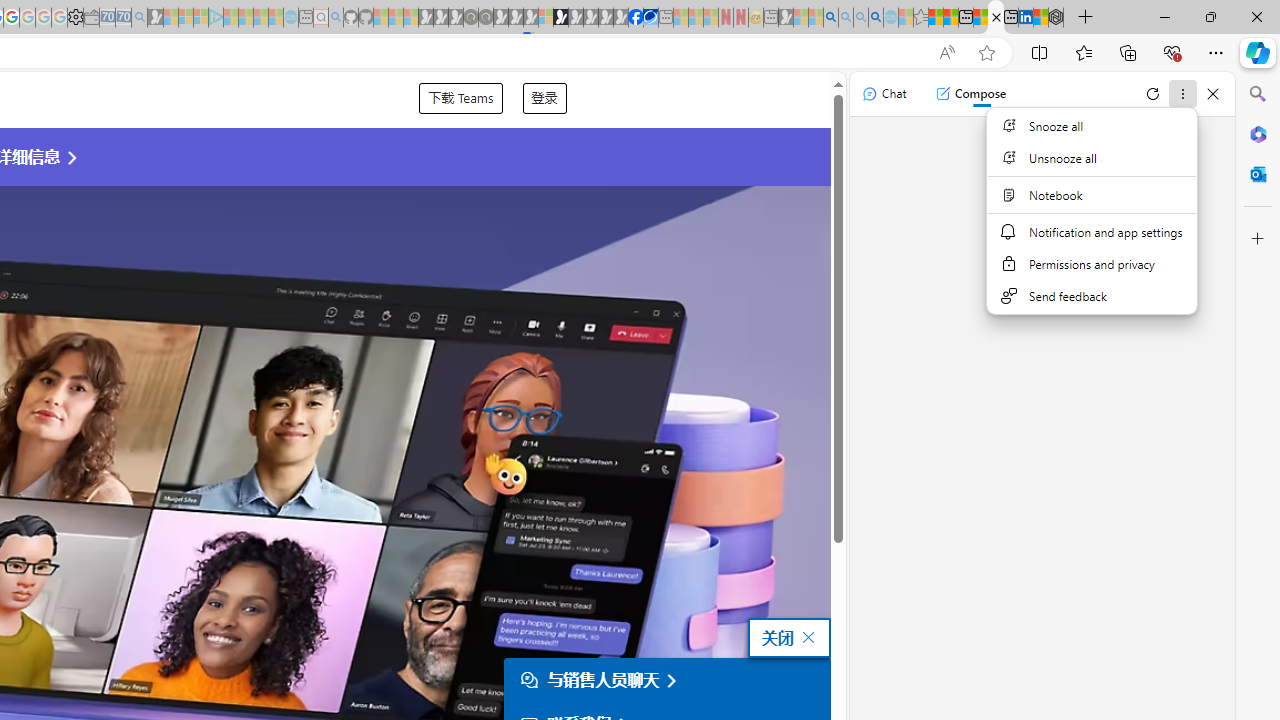 This screenshot has height=720, width=1280. I want to click on 'Chat', so click(883, 93).